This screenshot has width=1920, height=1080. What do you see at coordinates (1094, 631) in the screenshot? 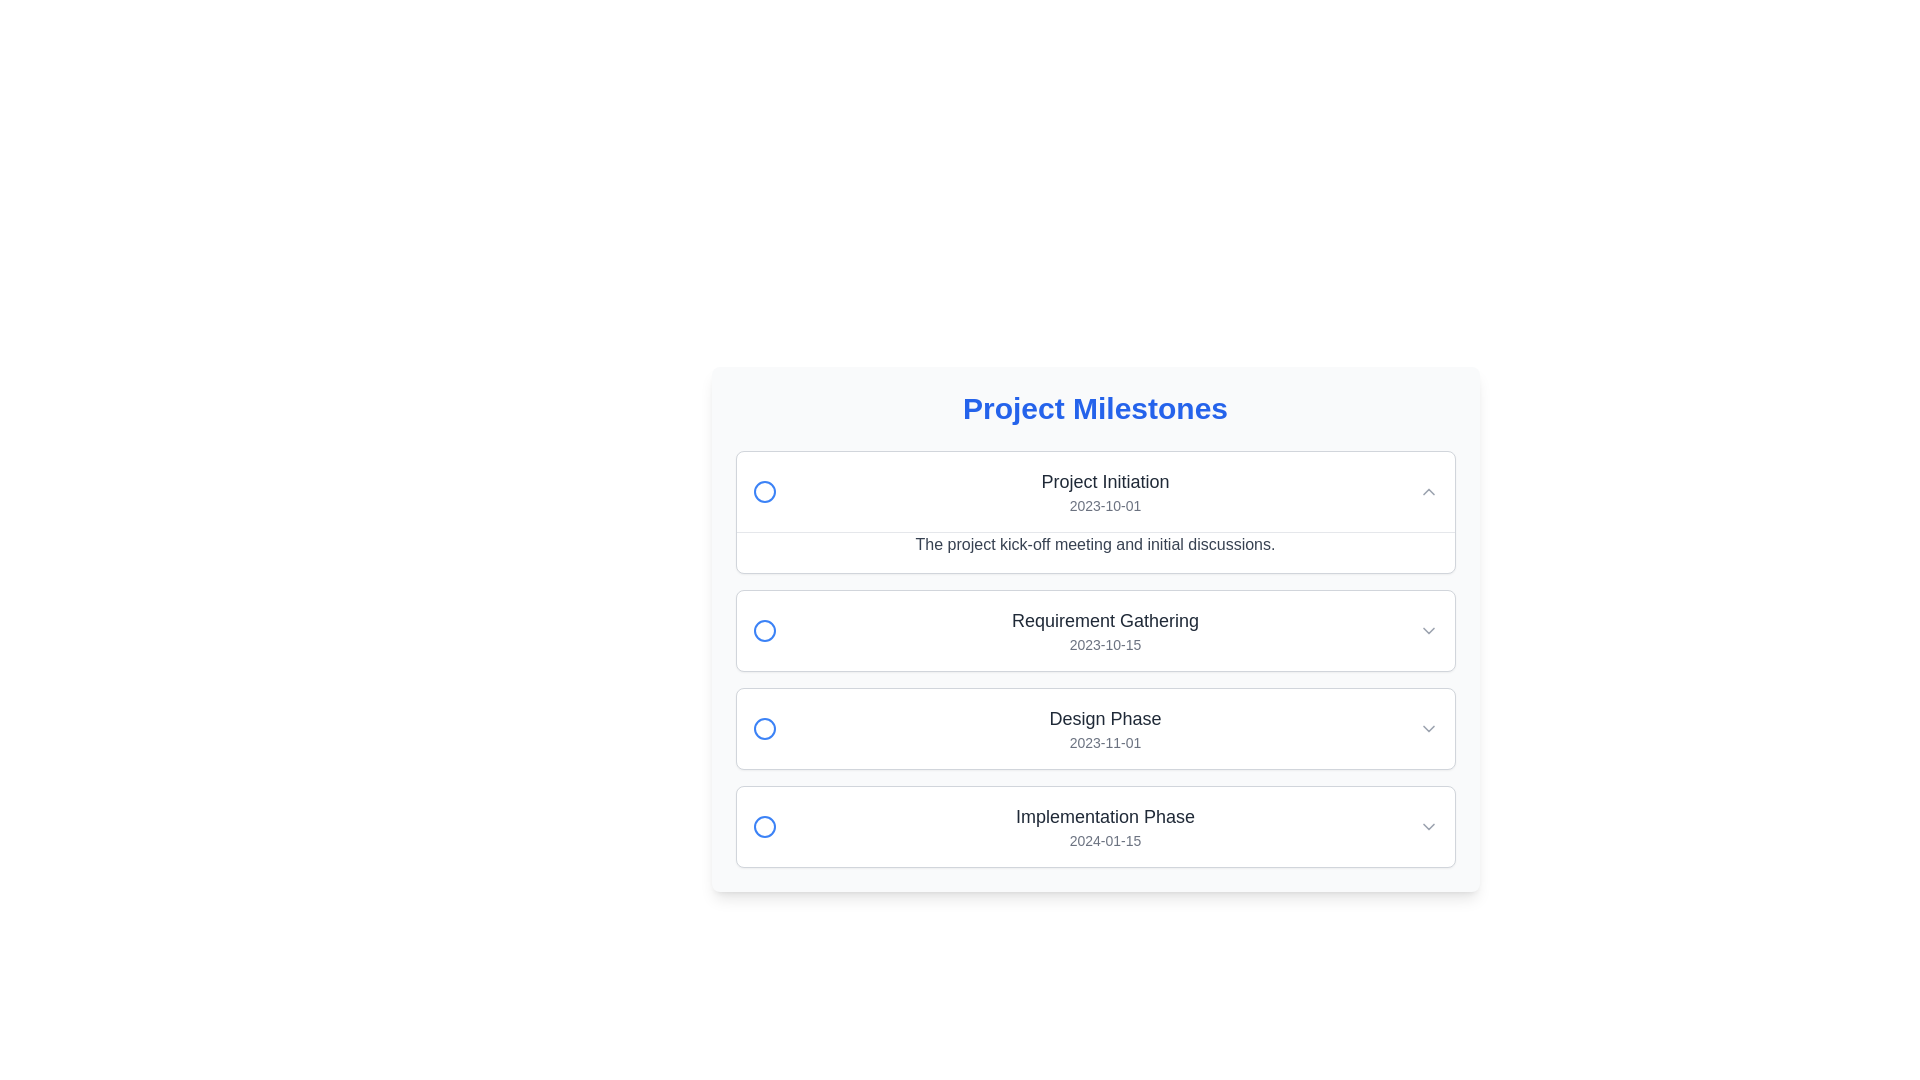
I see `the second milestone card in the project timeline` at bounding box center [1094, 631].